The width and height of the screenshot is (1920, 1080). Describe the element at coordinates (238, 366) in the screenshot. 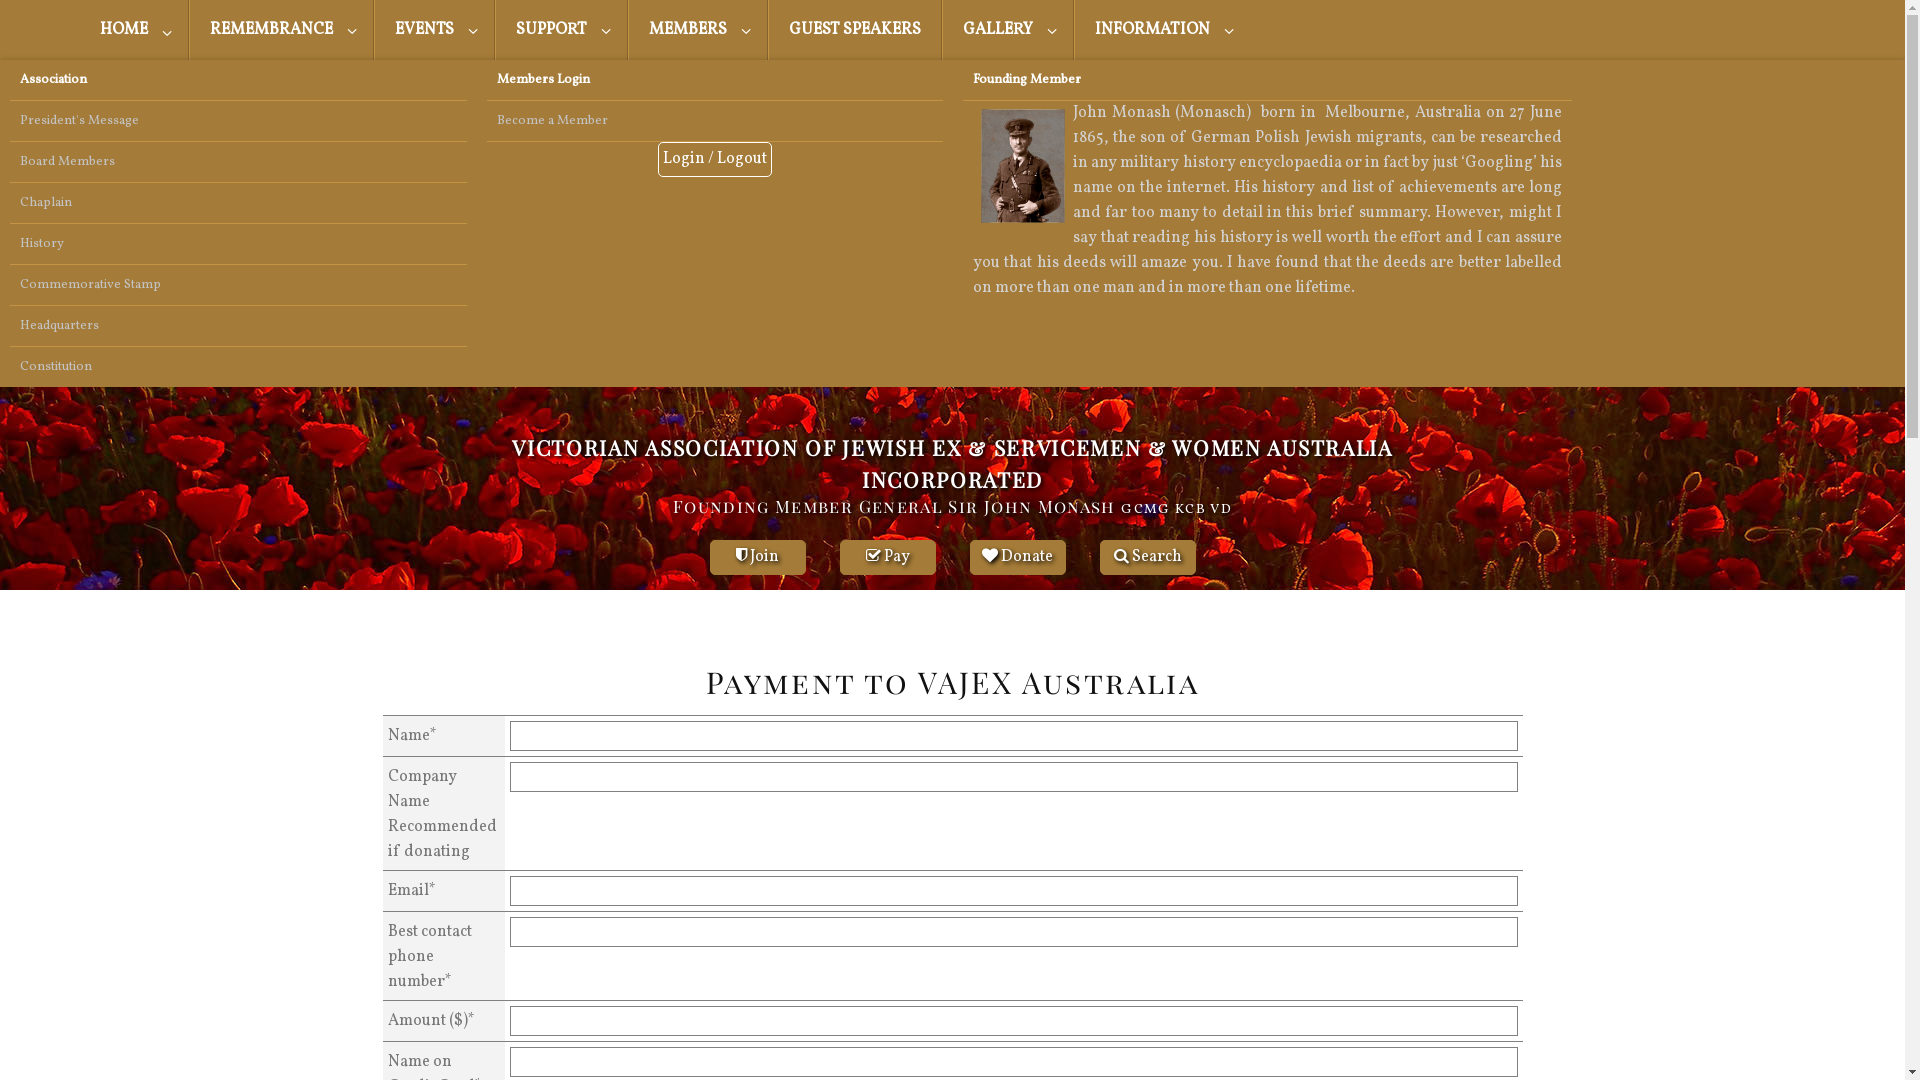

I see `'Constitution'` at that location.